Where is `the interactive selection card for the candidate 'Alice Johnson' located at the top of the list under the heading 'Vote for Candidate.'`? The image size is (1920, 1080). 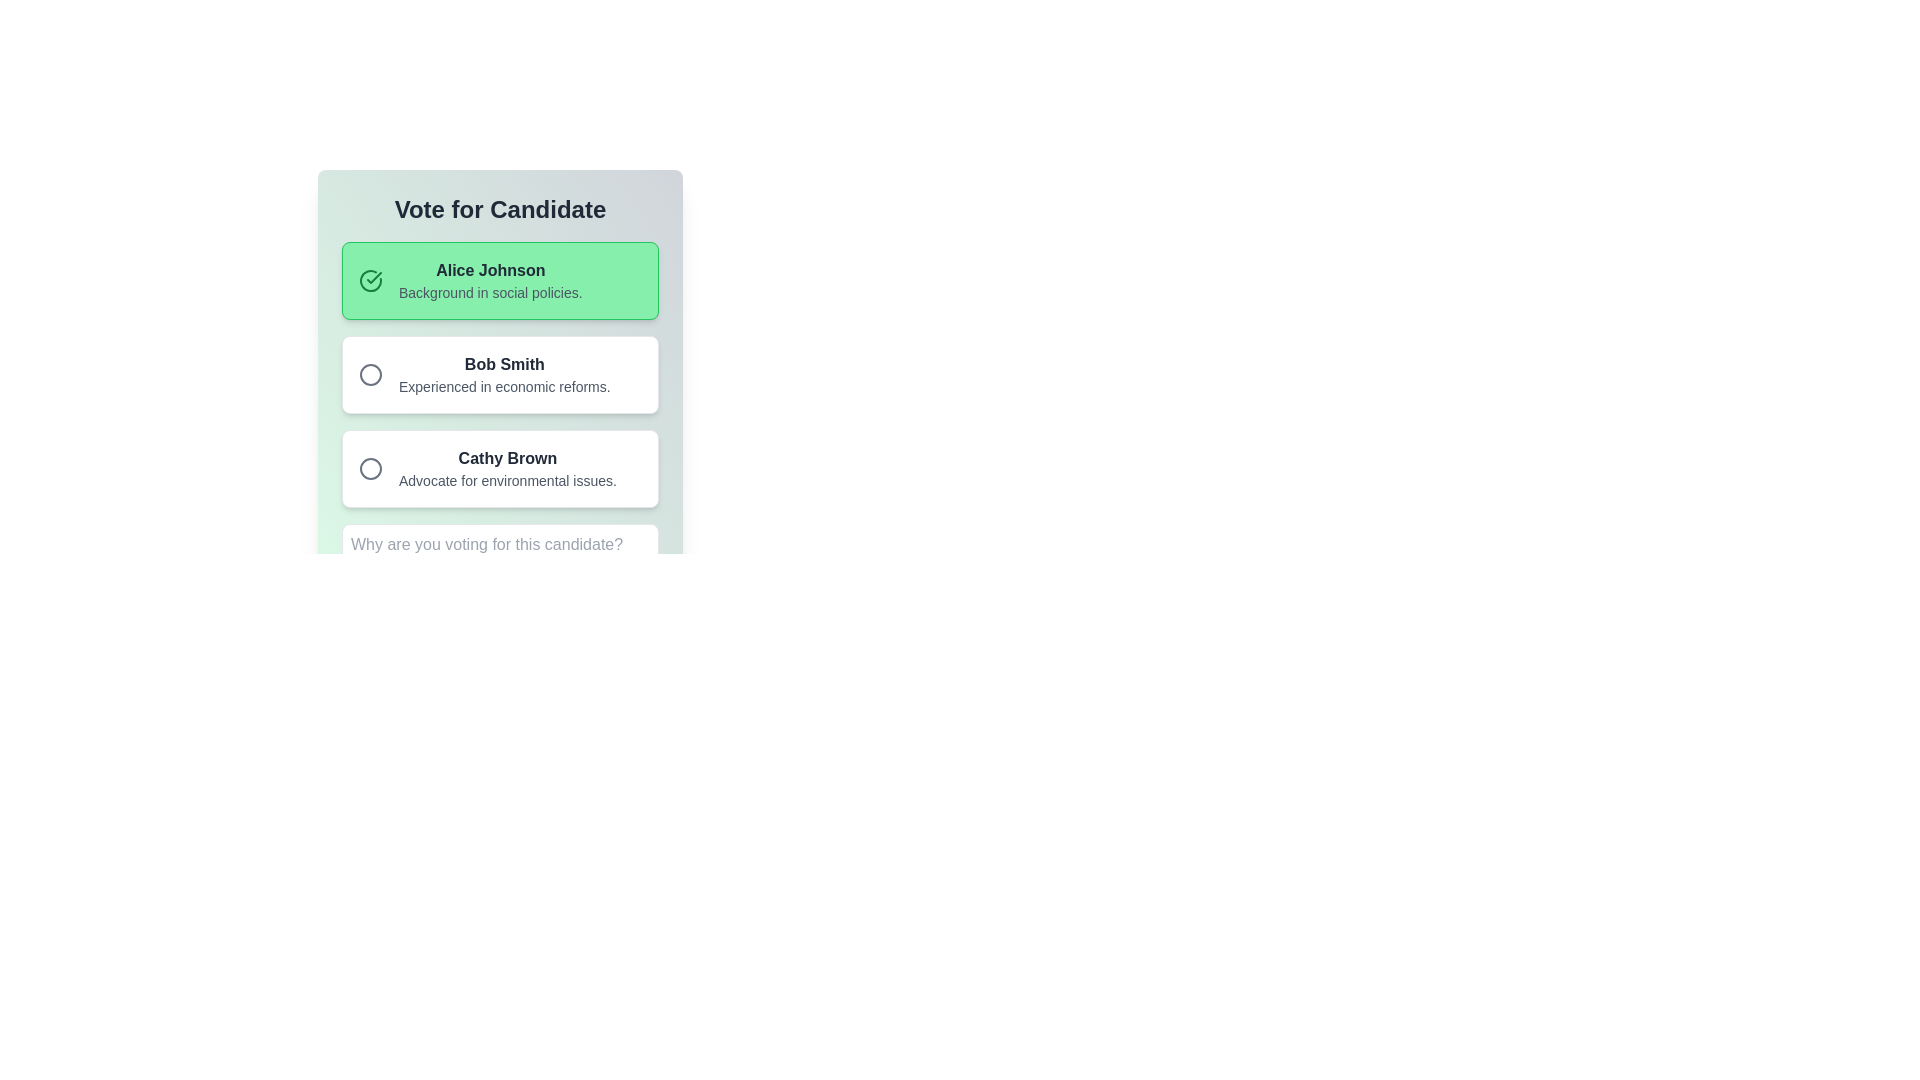
the interactive selection card for the candidate 'Alice Johnson' located at the top of the list under the heading 'Vote for Candidate.' is located at coordinates (500, 281).